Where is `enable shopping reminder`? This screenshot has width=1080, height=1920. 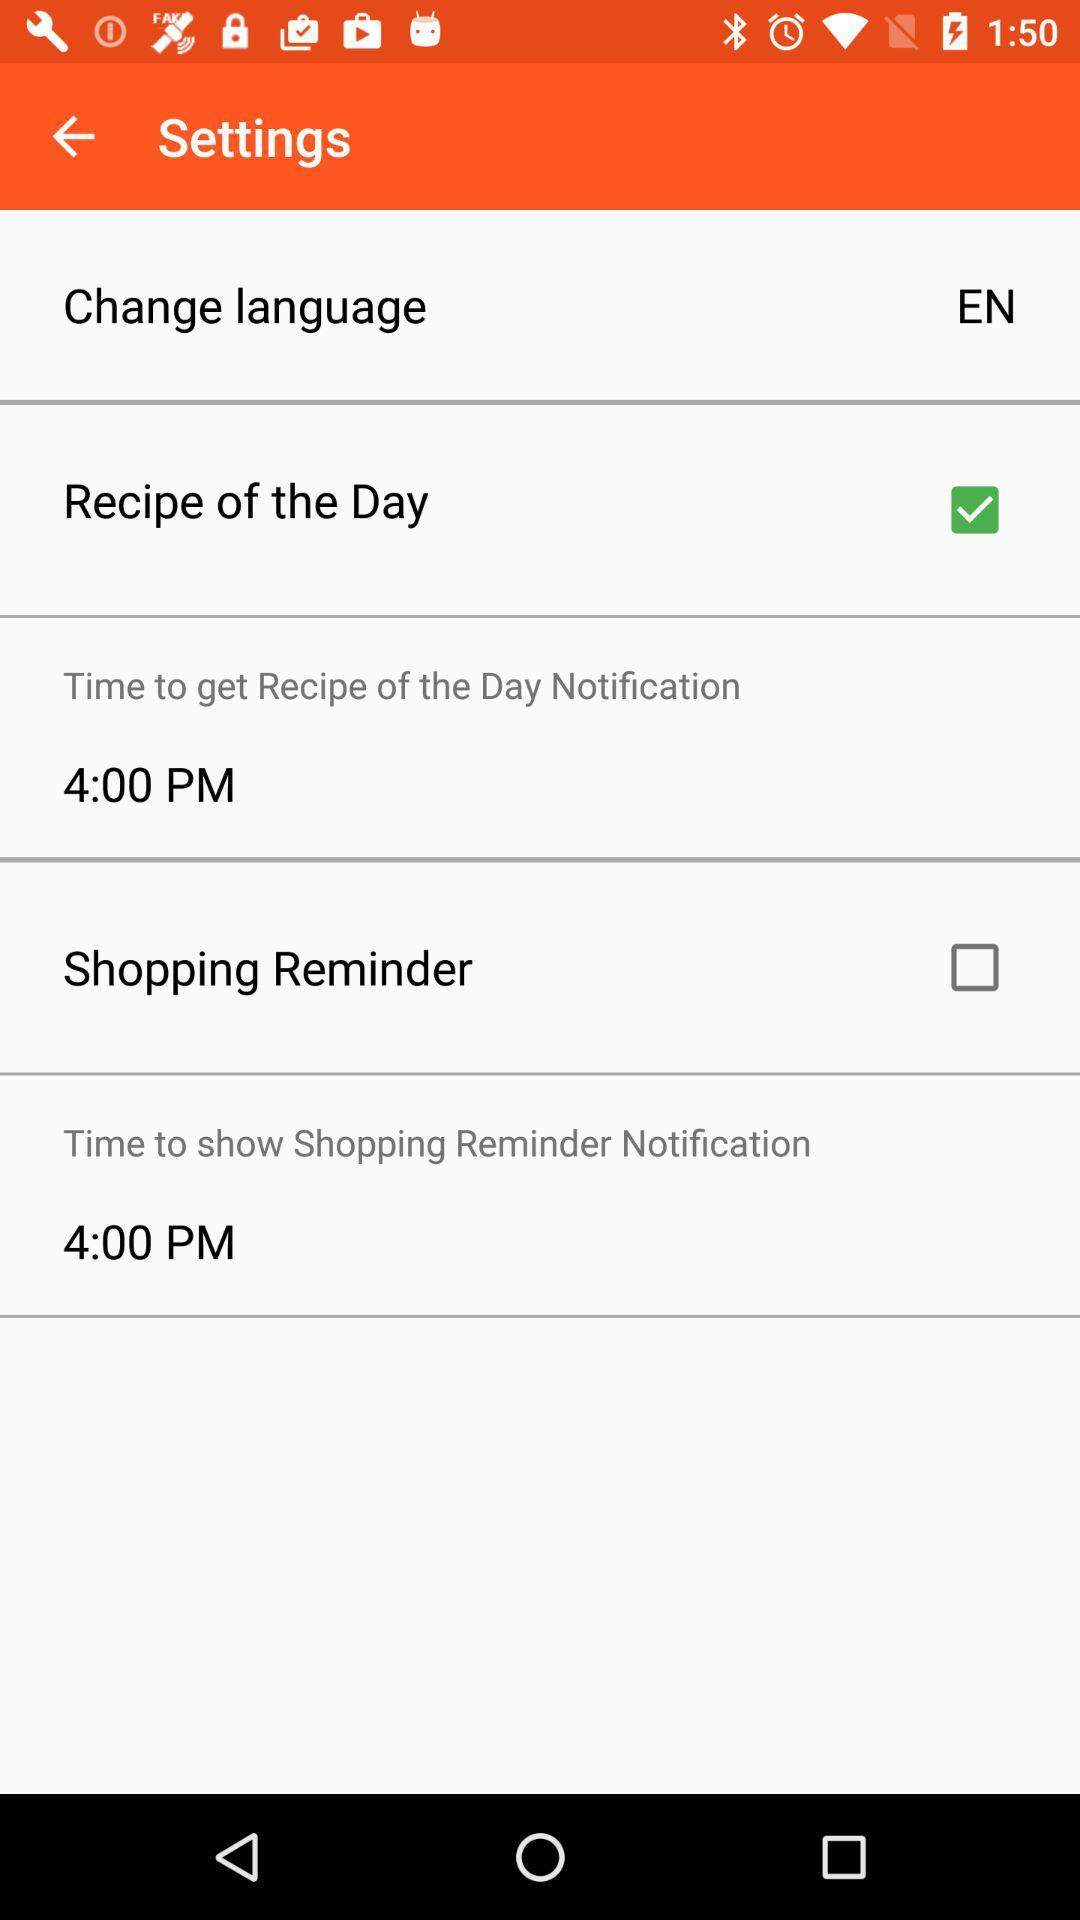
enable shopping reminder is located at coordinates (974, 967).